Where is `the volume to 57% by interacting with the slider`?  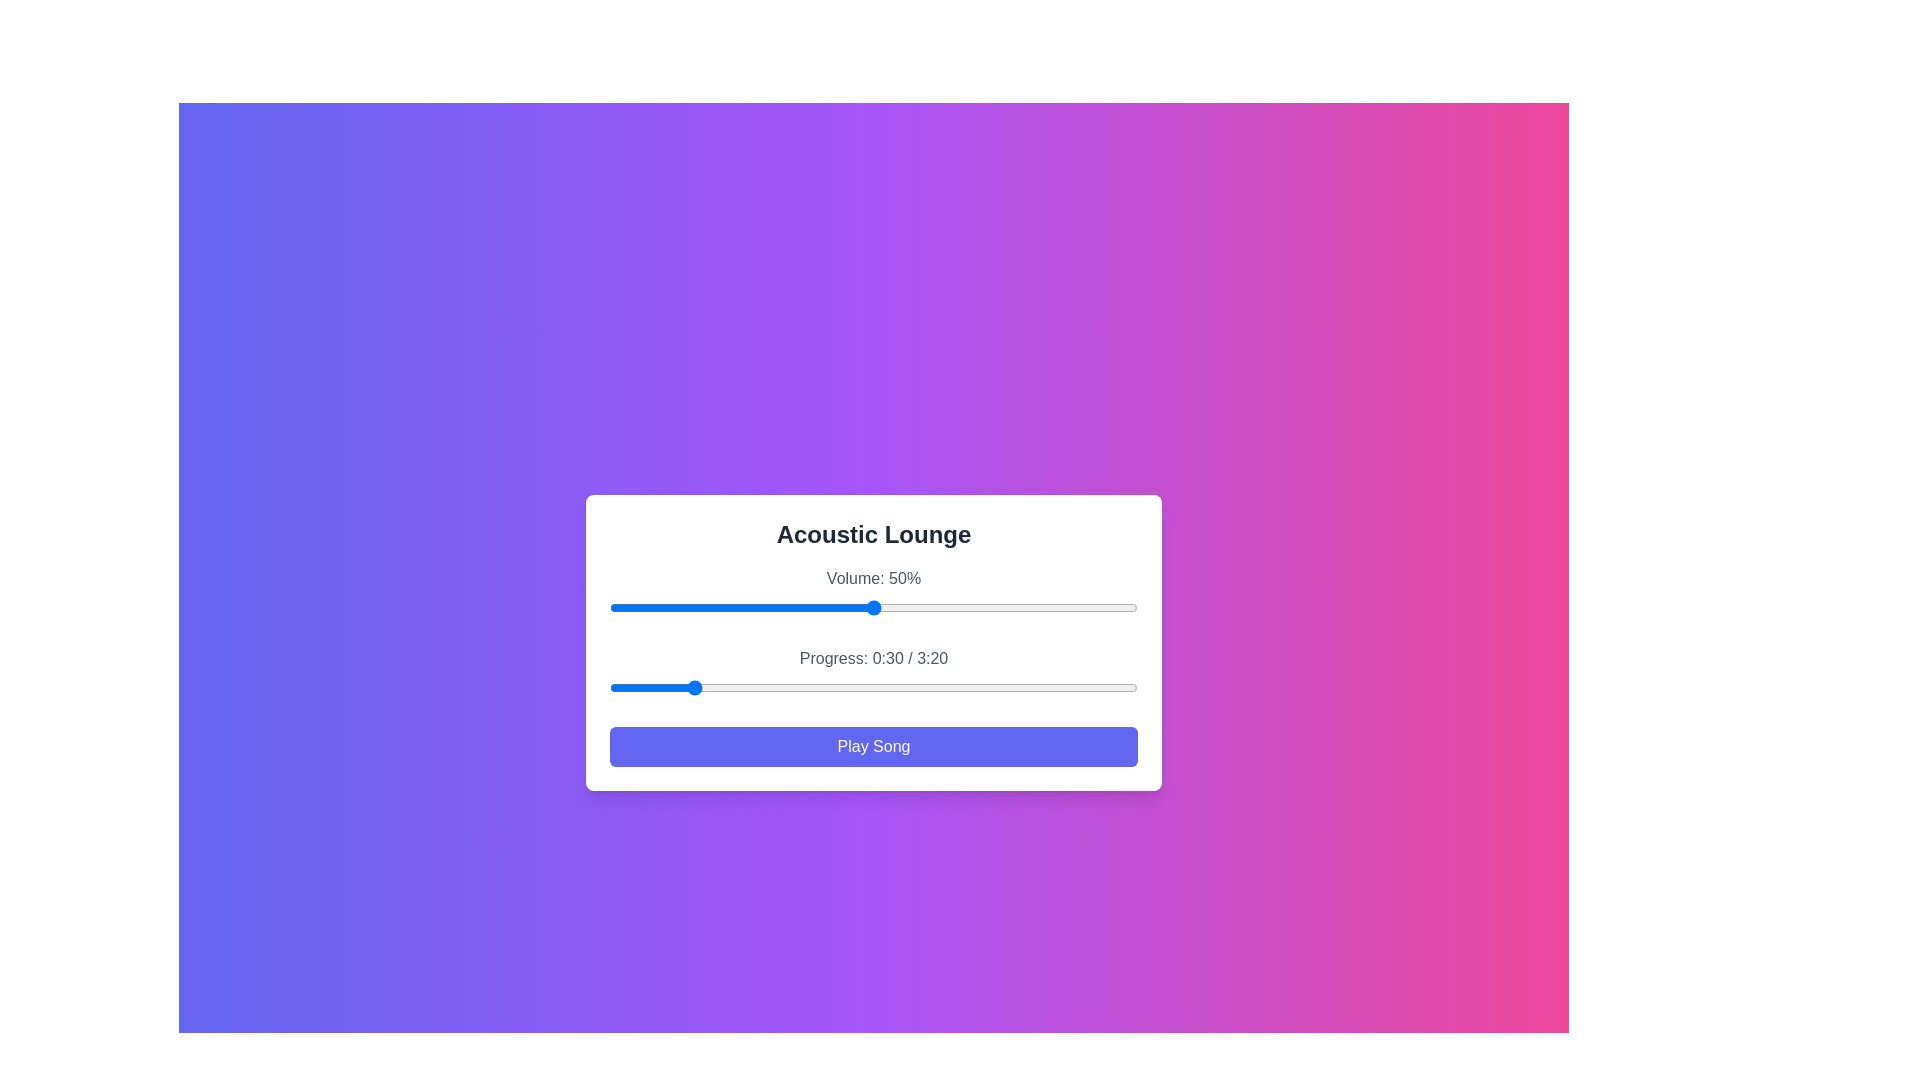
the volume to 57% by interacting with the slider is located at coordinates (910, 607).